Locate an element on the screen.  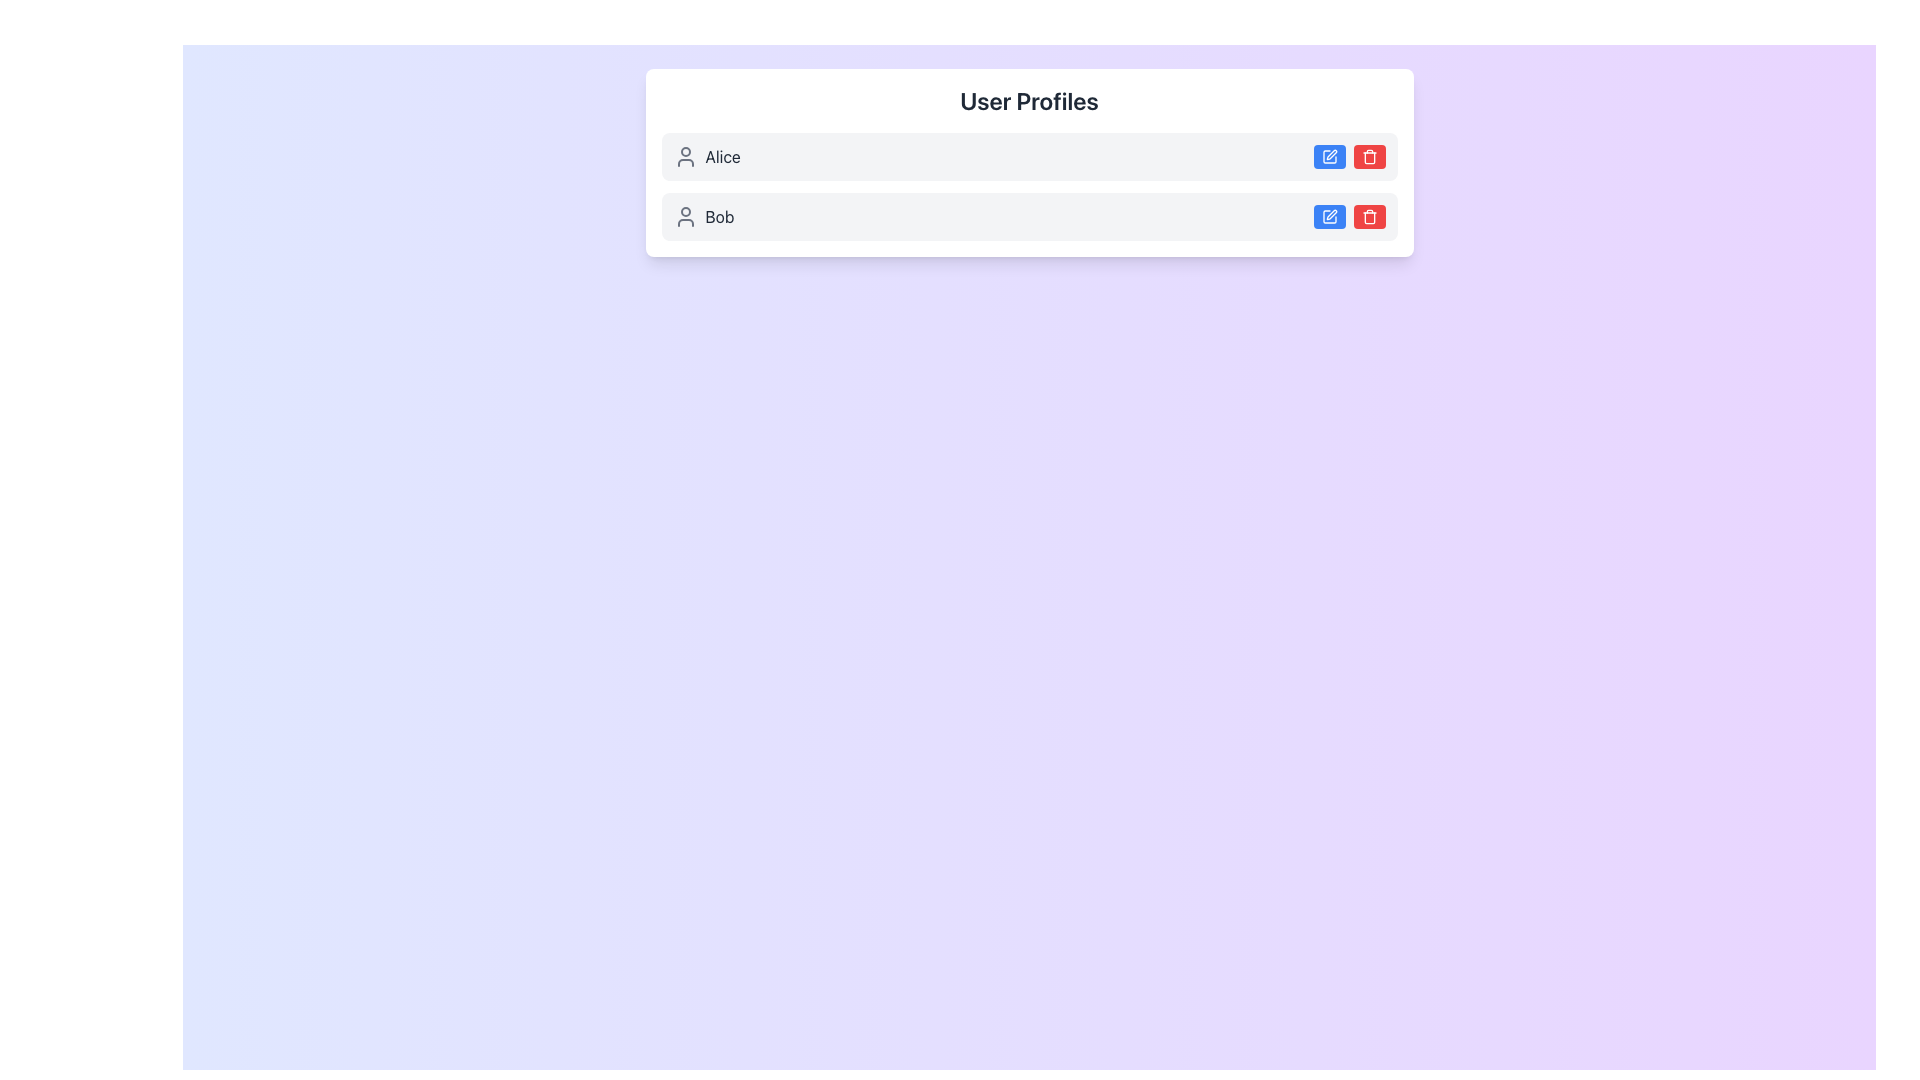
the delete button for user 'Alice' located at the rightmost position in the User Profiles section, adjacent to the edit button is located at coordinates (1368, 156).